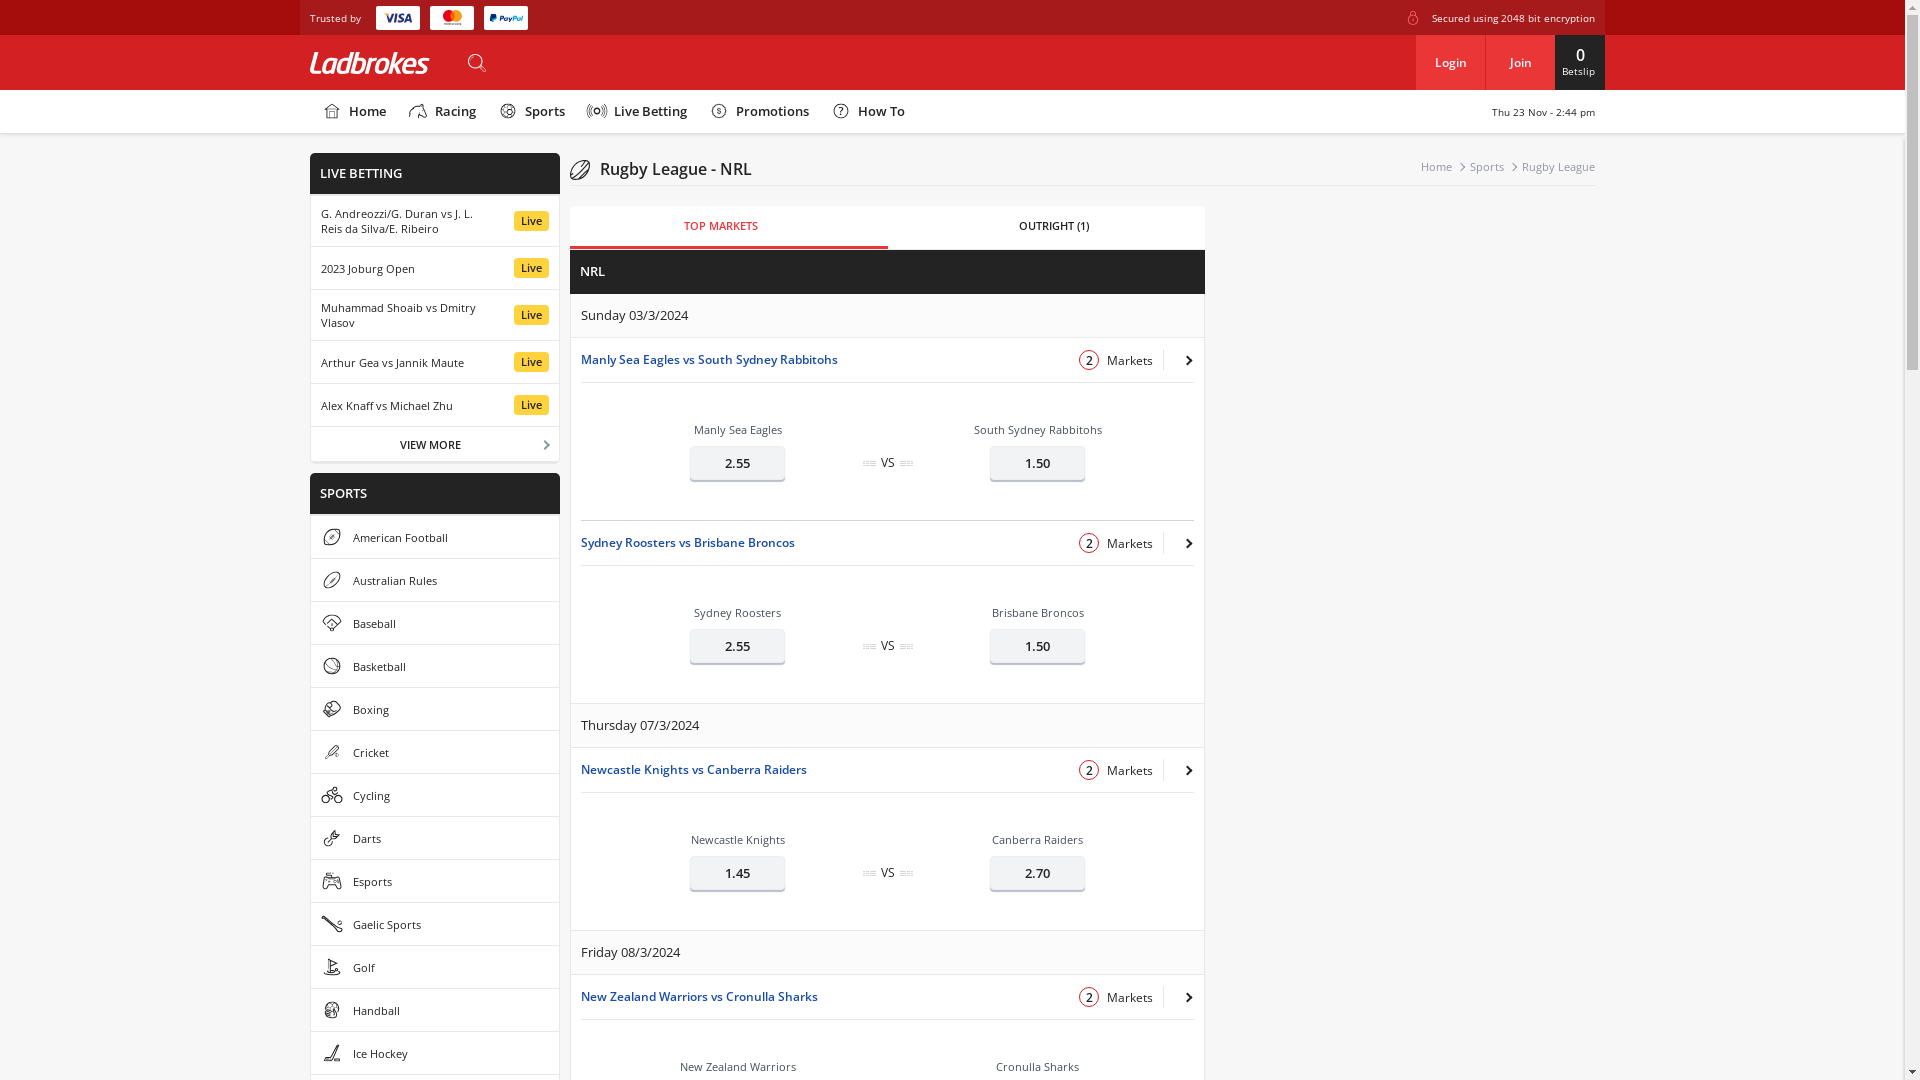 The width and height of the screenshot is (1920, 1080). I want to click on 'Baseball', so click(434, 622).